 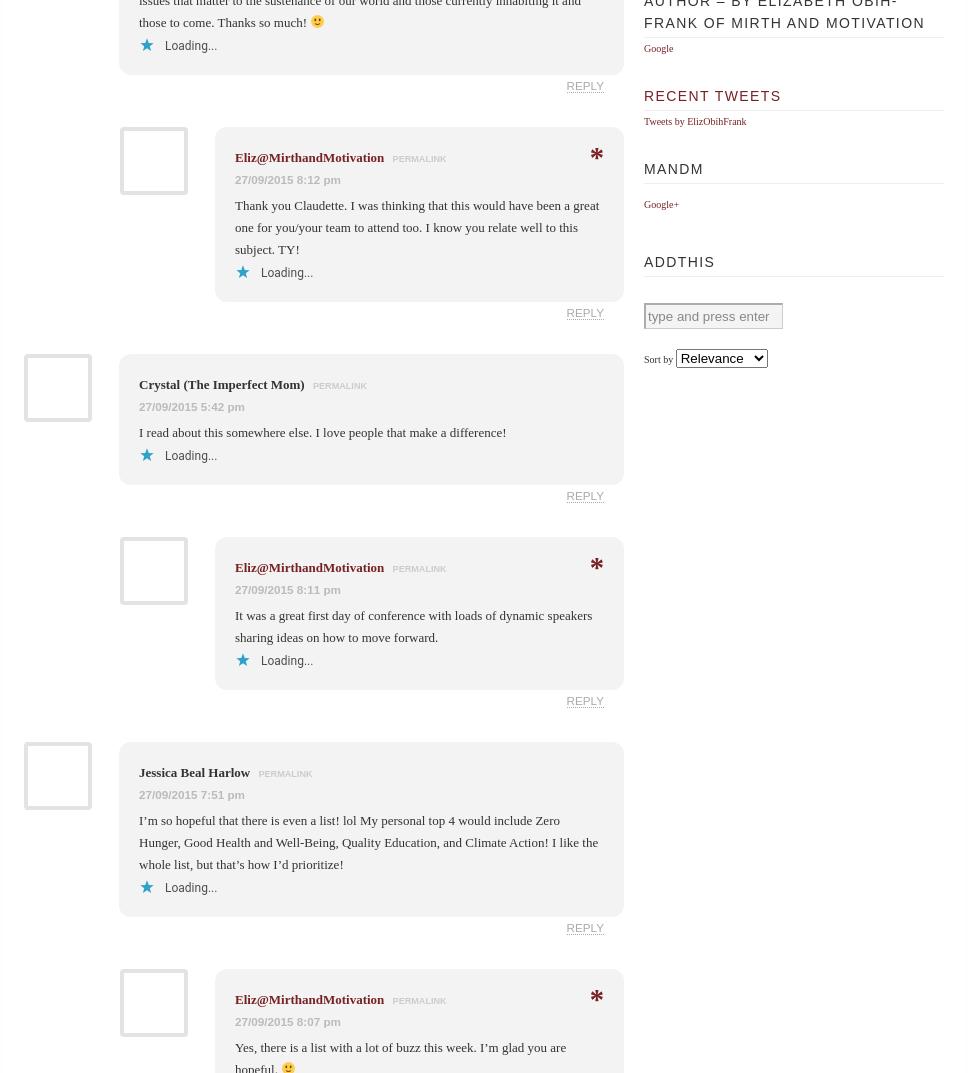 I want to click on '27/09/2015 7:51 pm', so click(x=191, y=793).